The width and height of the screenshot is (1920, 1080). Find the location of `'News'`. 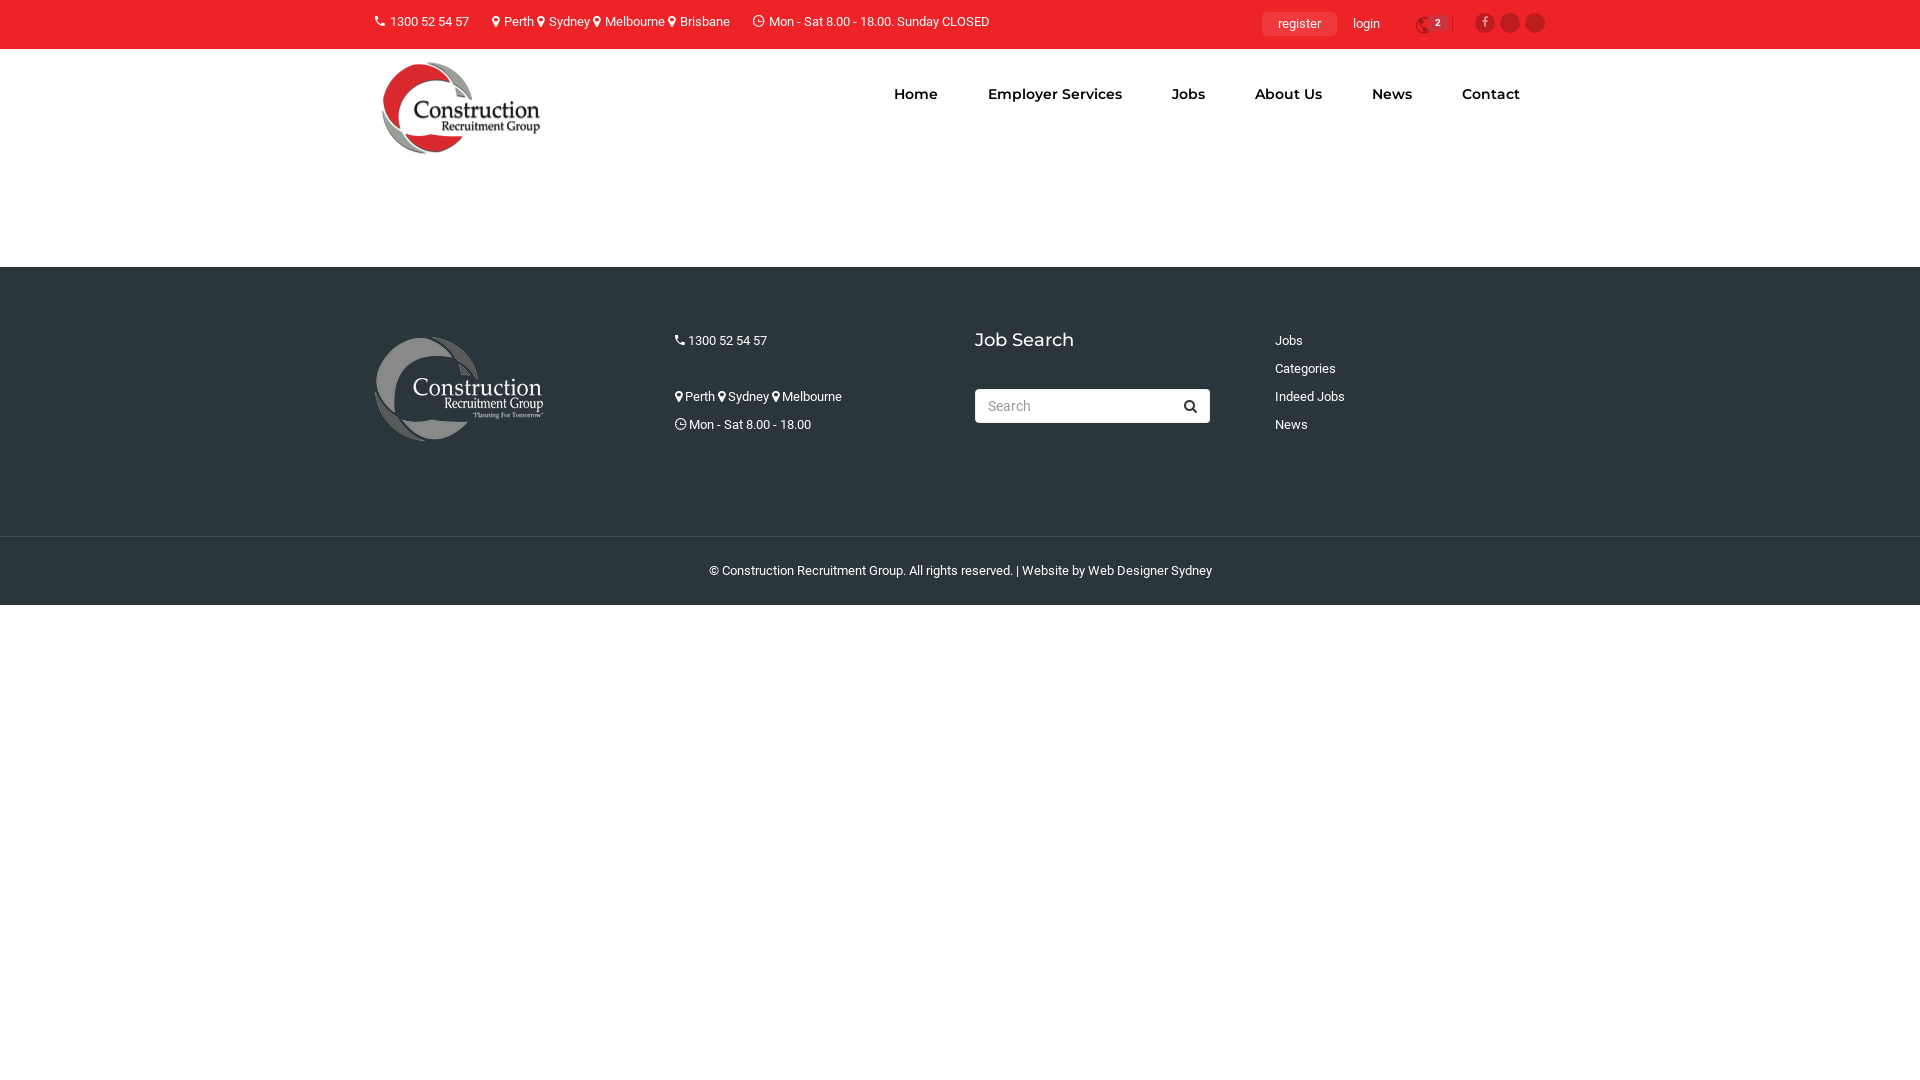

'News' is located at coordinates (1291, 423).